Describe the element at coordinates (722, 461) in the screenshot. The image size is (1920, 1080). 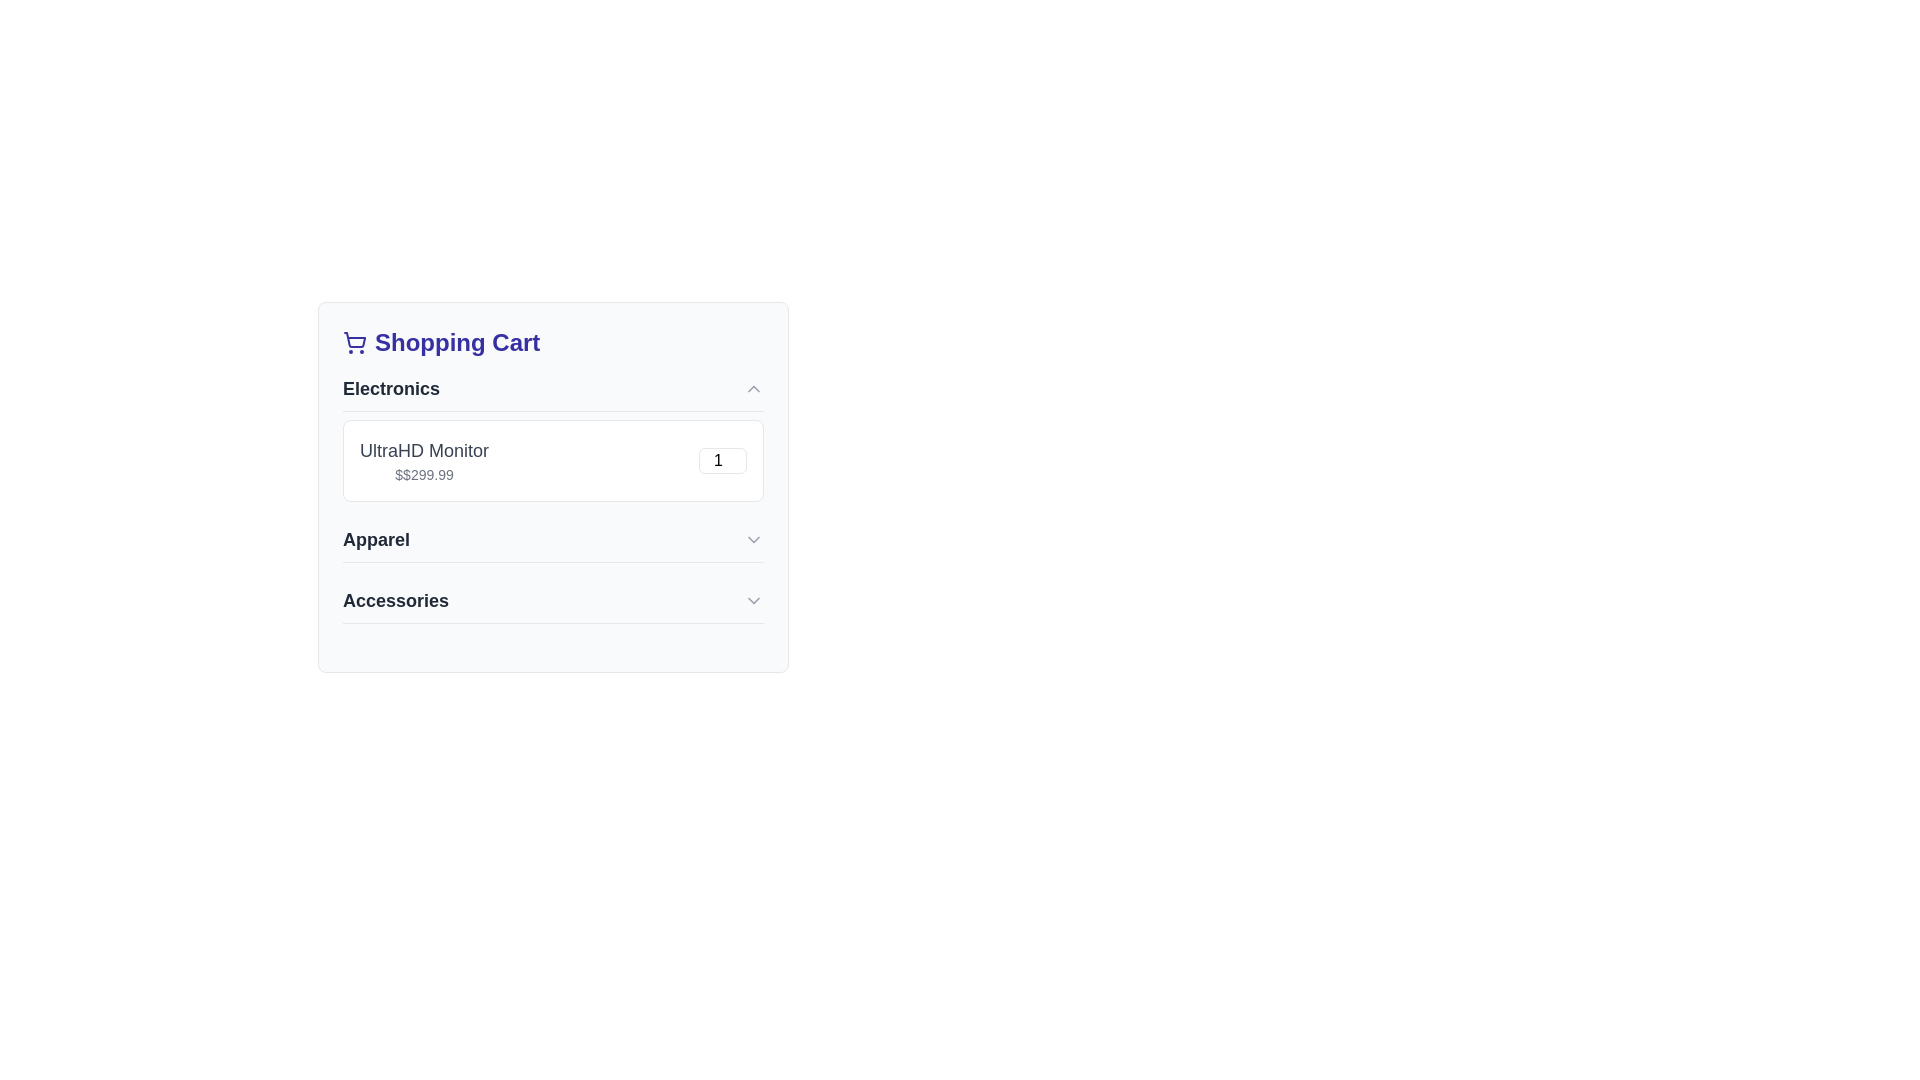
I see `the input field for specifying the quantity of the 'UltraHD Monitor' to focus and edit the quantity` at that location.